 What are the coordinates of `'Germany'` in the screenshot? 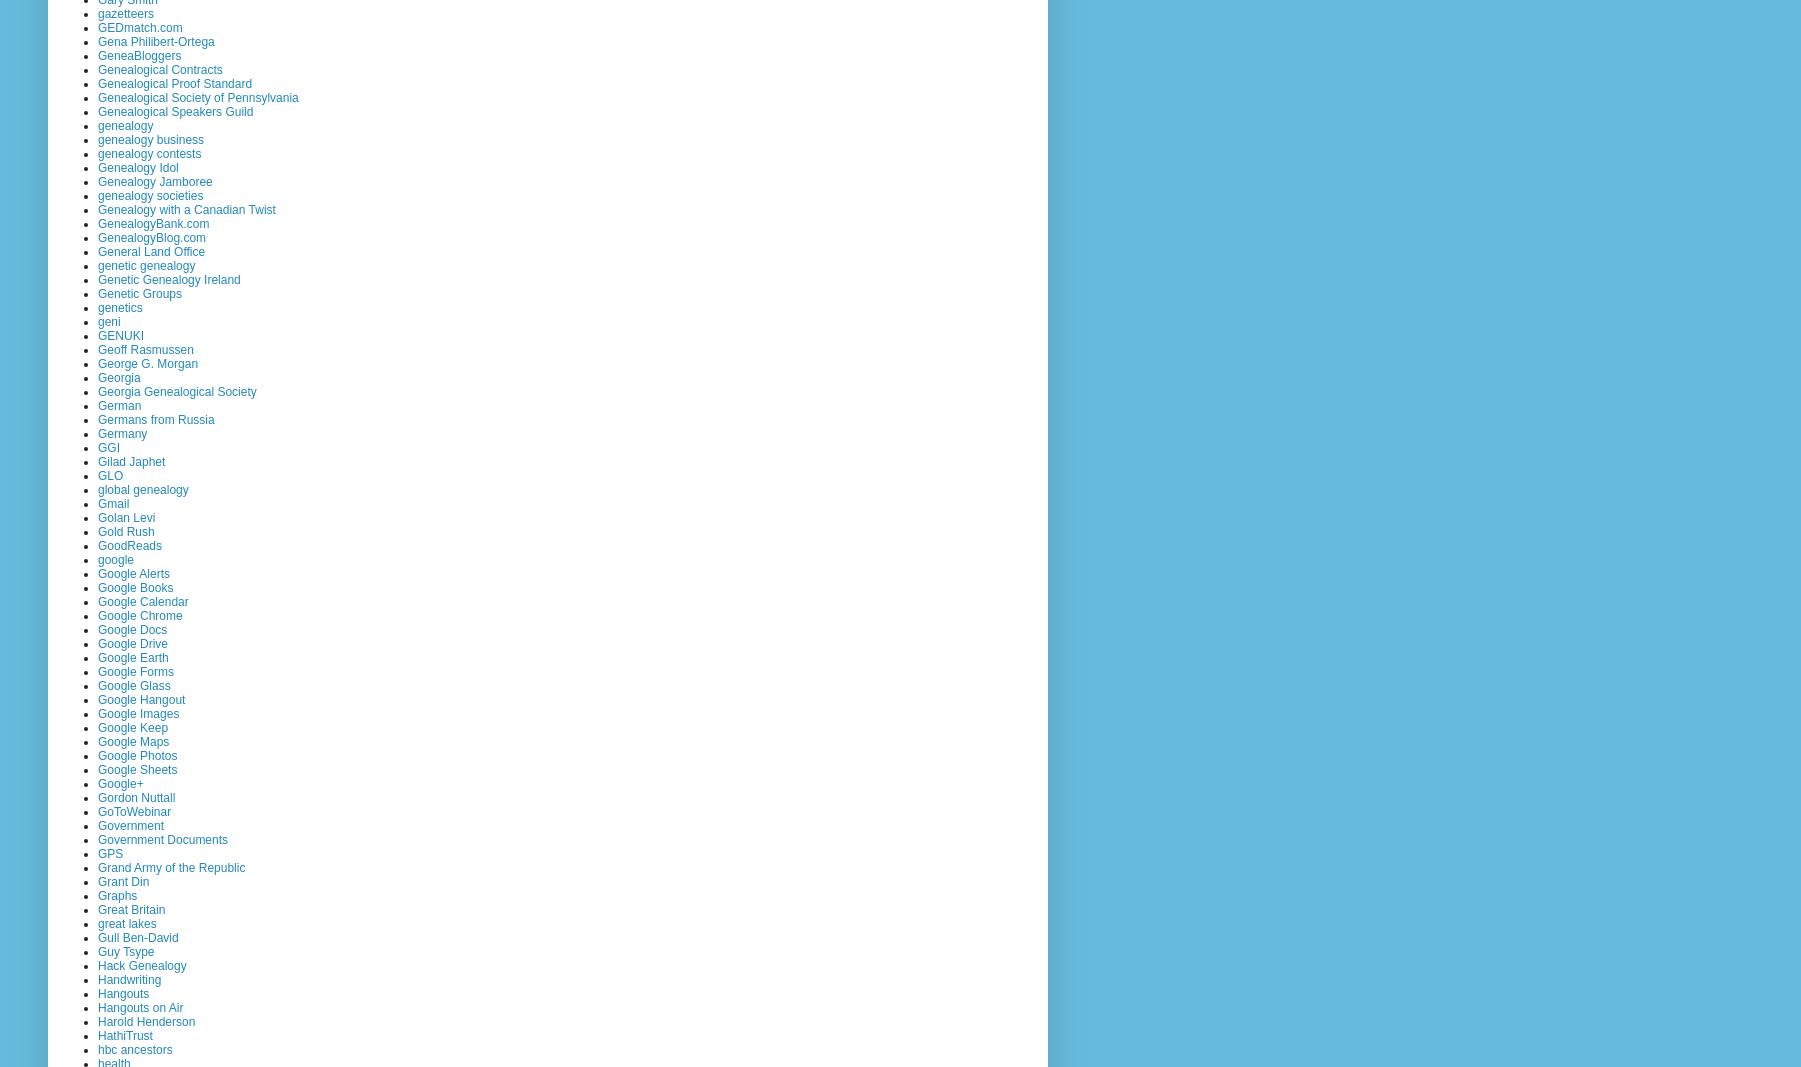 It's located at (122, 431).